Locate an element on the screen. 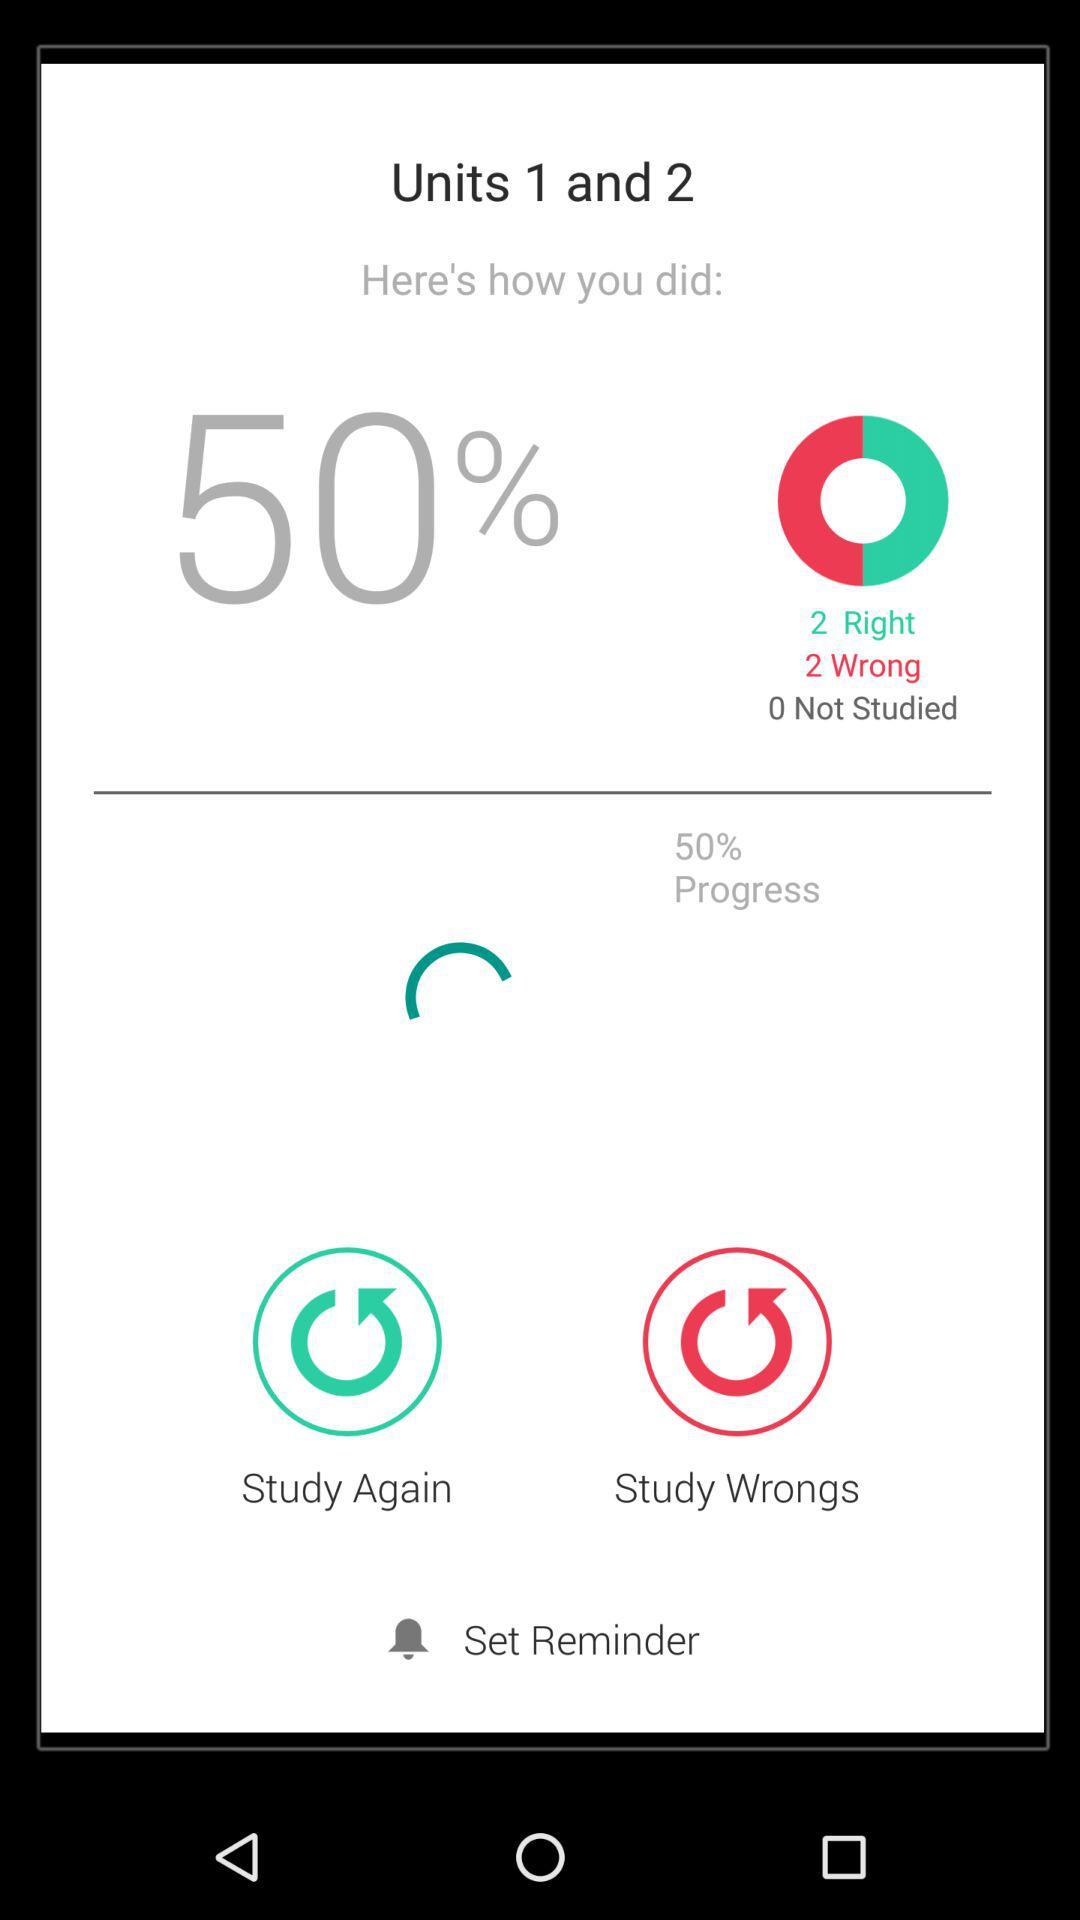  the refresh icon is located at coordinates (346, 1434).